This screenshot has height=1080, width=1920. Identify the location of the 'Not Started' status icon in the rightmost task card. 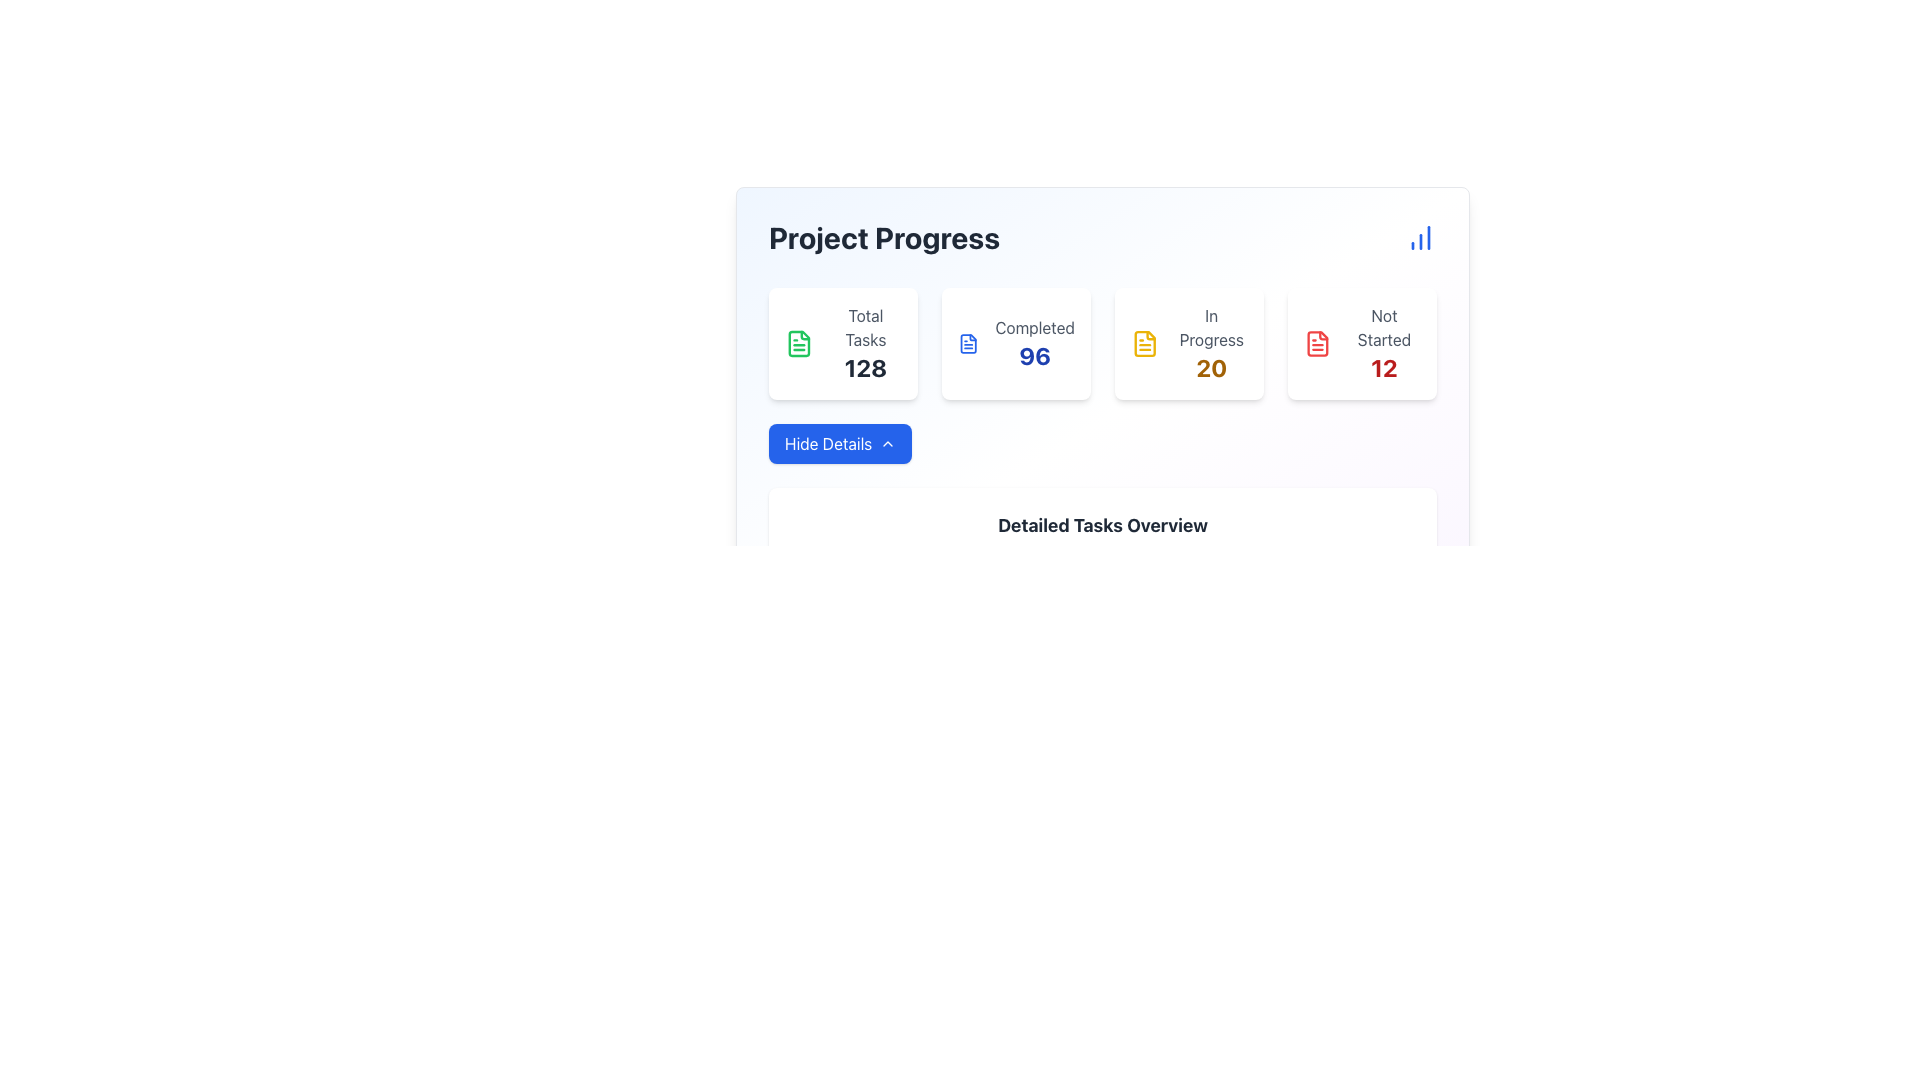
(1317, 342).